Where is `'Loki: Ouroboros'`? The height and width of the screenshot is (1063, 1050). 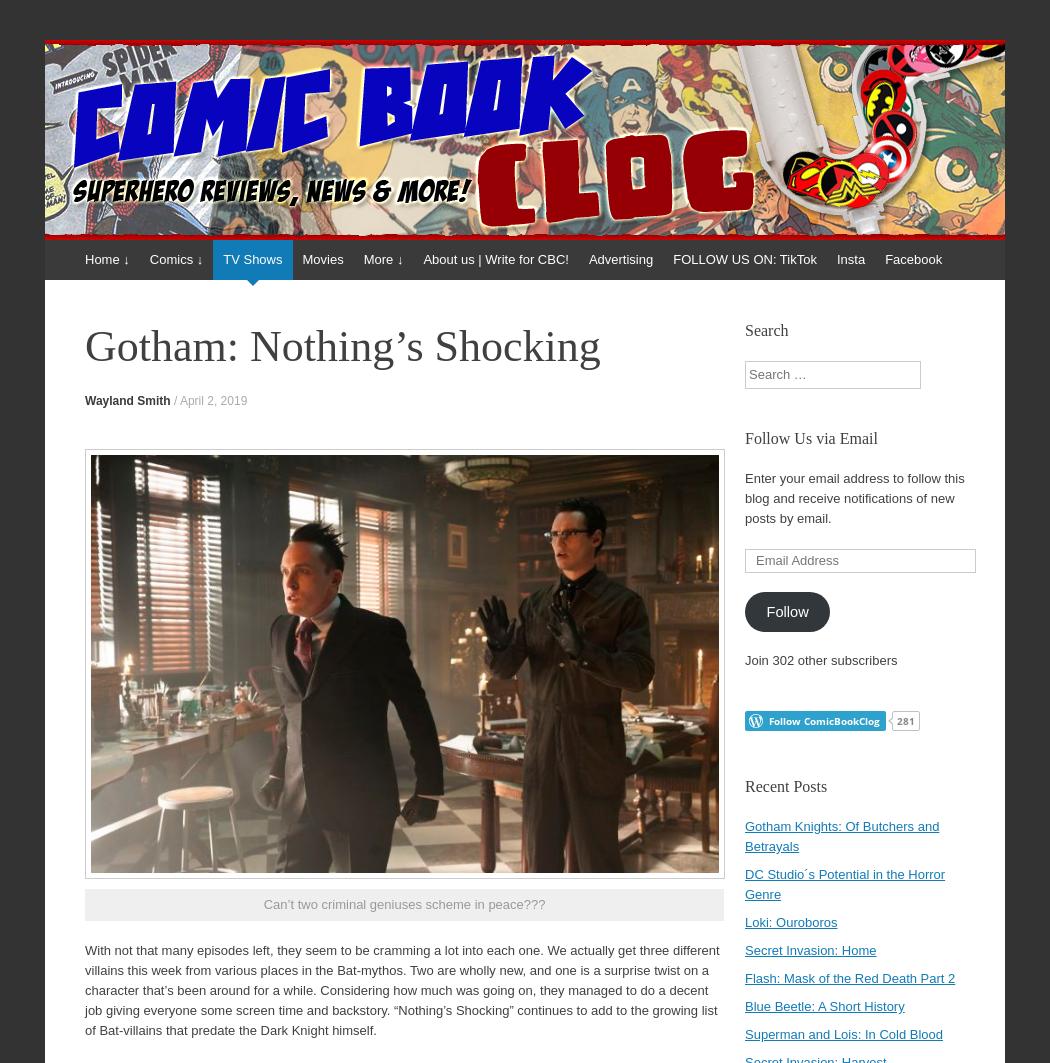 'Loki: Ouroboros' is located at coordinates (743, 921).